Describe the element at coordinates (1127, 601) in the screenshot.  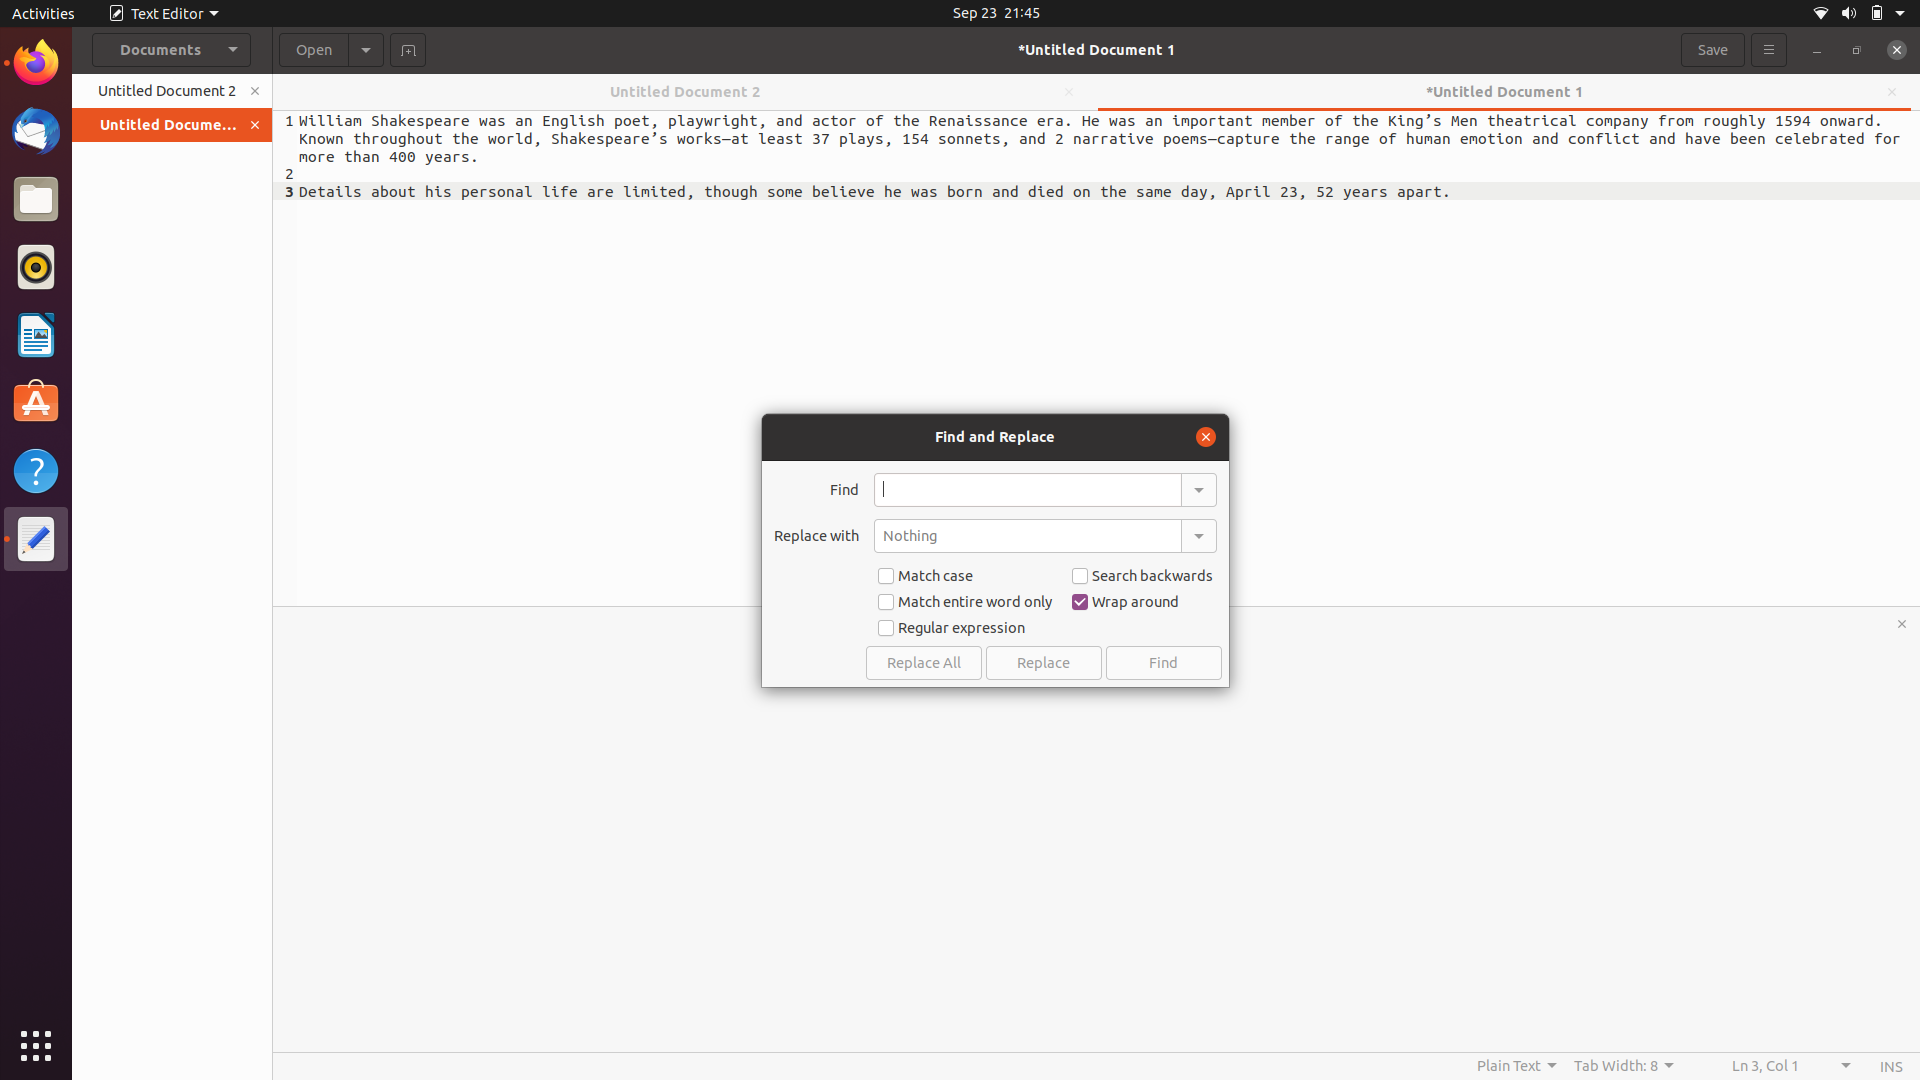
I see `Disable the wrap around feature from find replace bar` at that location.